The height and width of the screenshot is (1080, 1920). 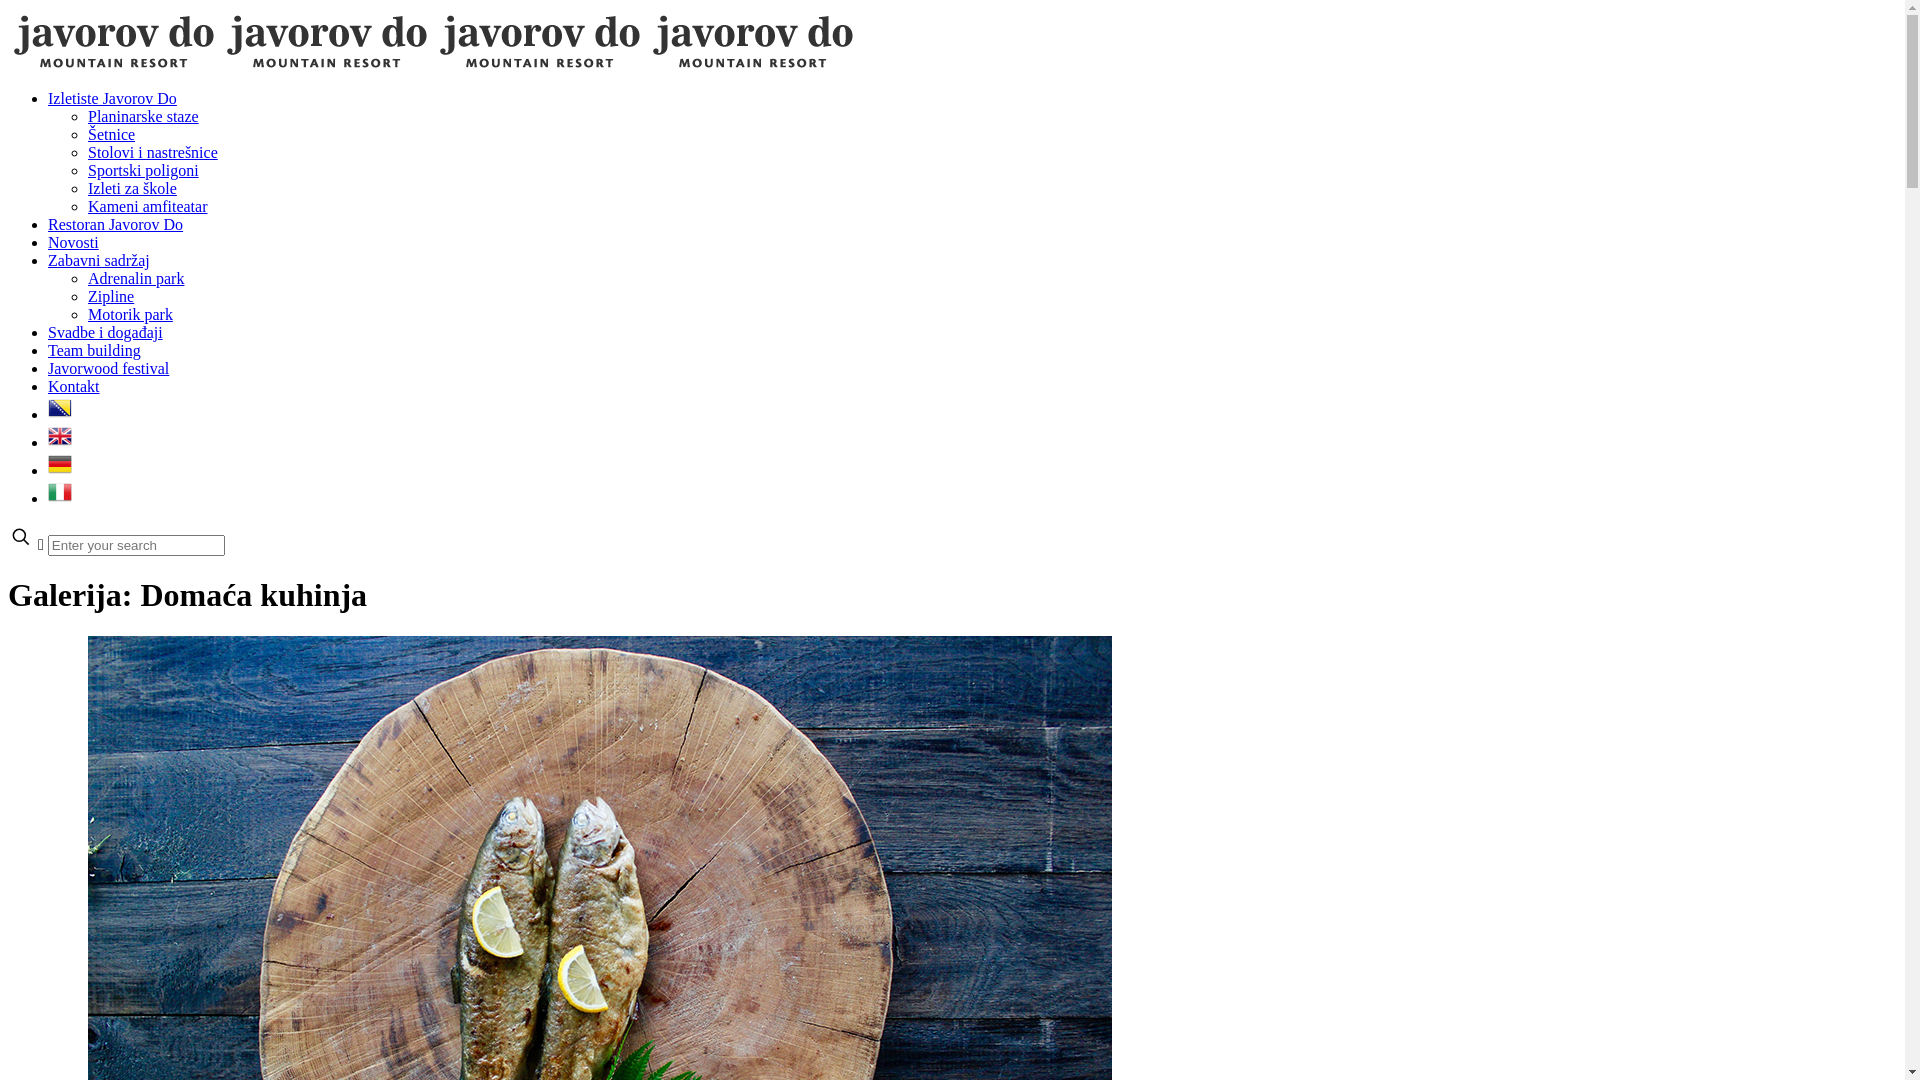 I want to click on 'Team building', so click(x=93, y=349).